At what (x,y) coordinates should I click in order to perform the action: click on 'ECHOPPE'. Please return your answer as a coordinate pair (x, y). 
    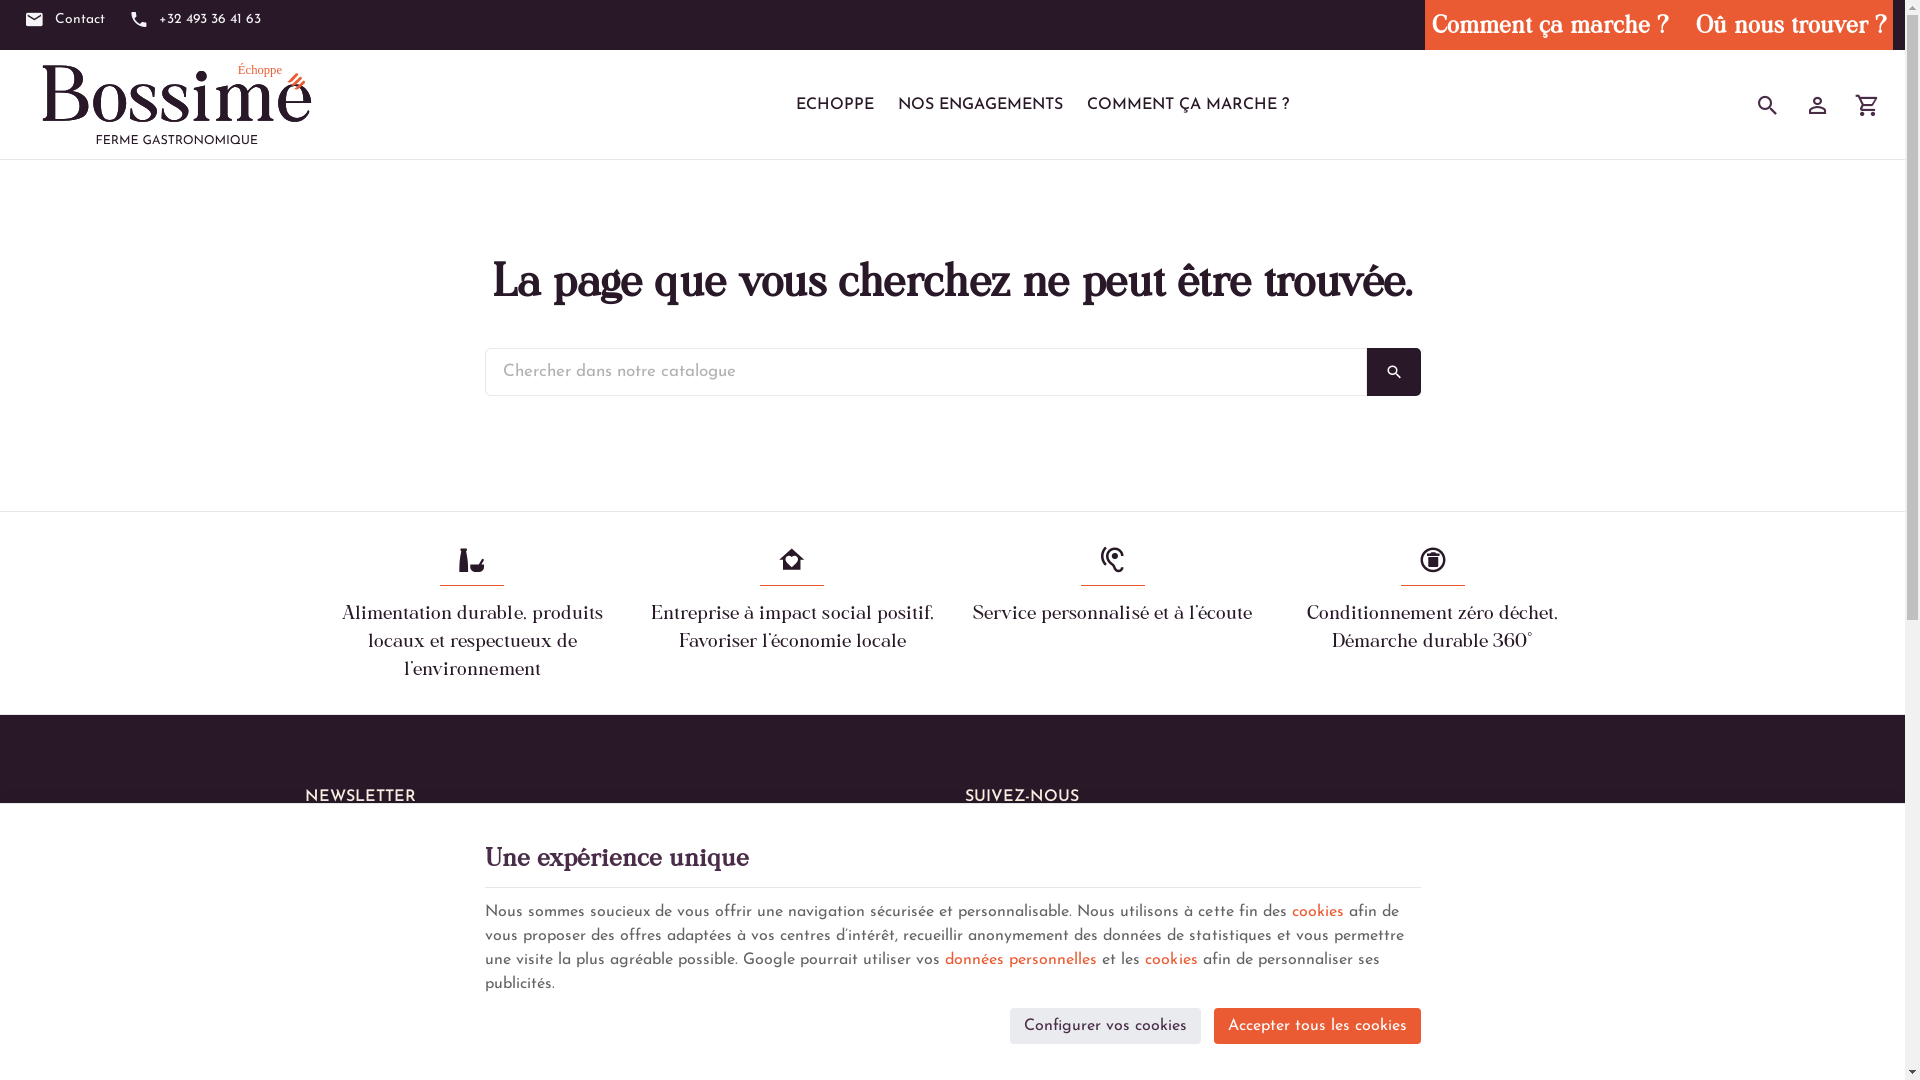
    Looking at the image, I should click on (782, 104).